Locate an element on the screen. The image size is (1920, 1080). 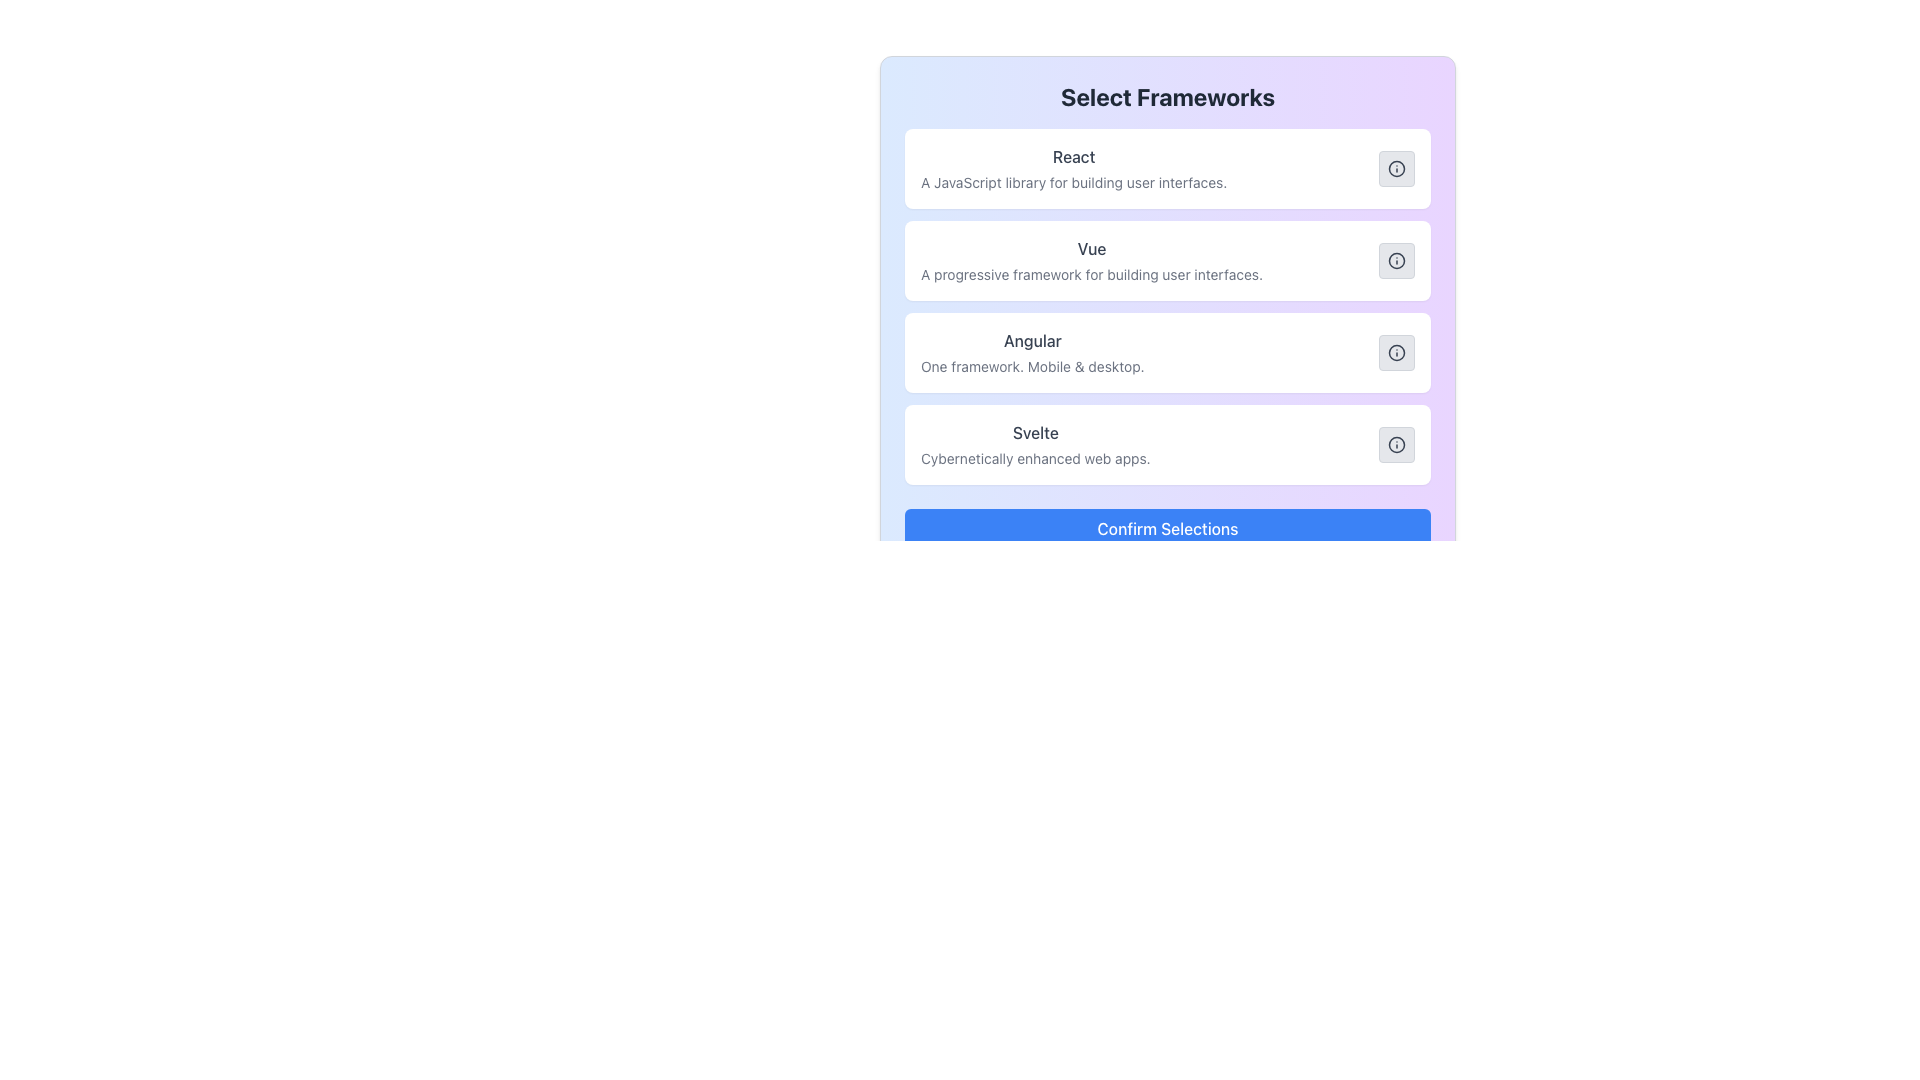
the Text Label element displaying 'A JavaScript library for building user interfaces.' located below the 'React' heading in the framework information panel is located at coordinates (1073, 182).